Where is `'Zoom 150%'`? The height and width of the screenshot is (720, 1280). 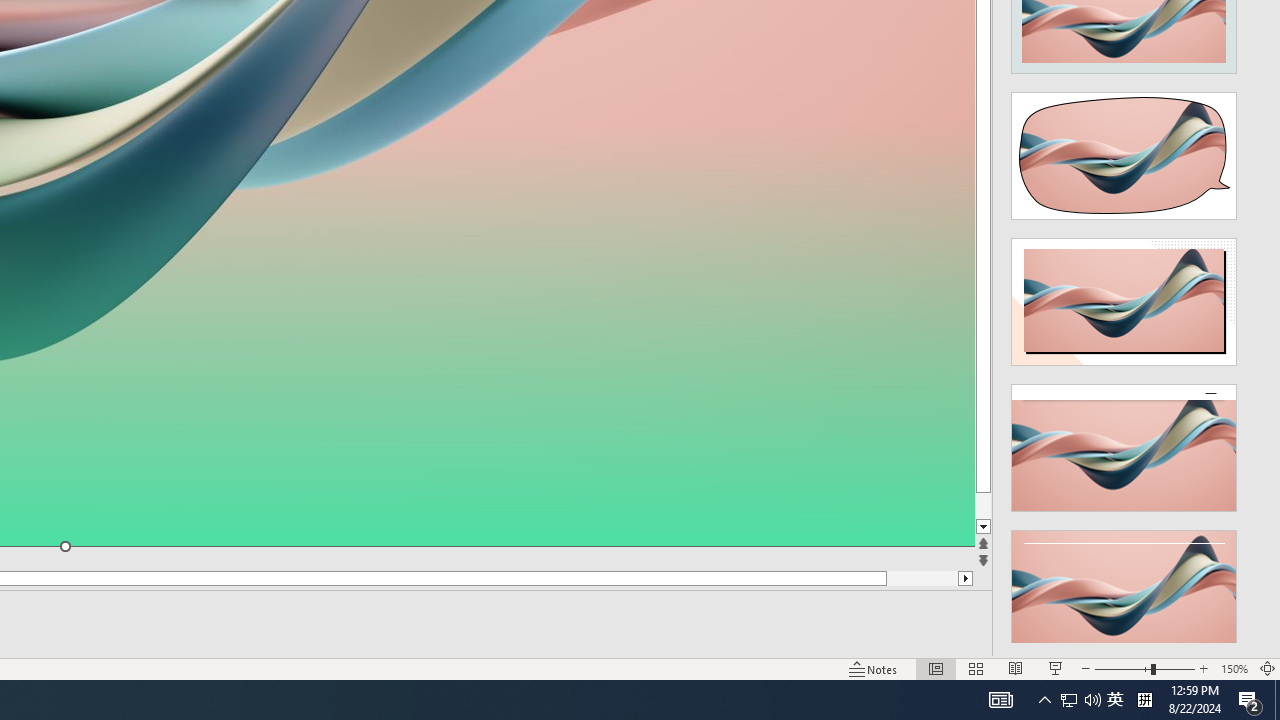
'Zoom 150%' is located at coordinates (1233, 669).